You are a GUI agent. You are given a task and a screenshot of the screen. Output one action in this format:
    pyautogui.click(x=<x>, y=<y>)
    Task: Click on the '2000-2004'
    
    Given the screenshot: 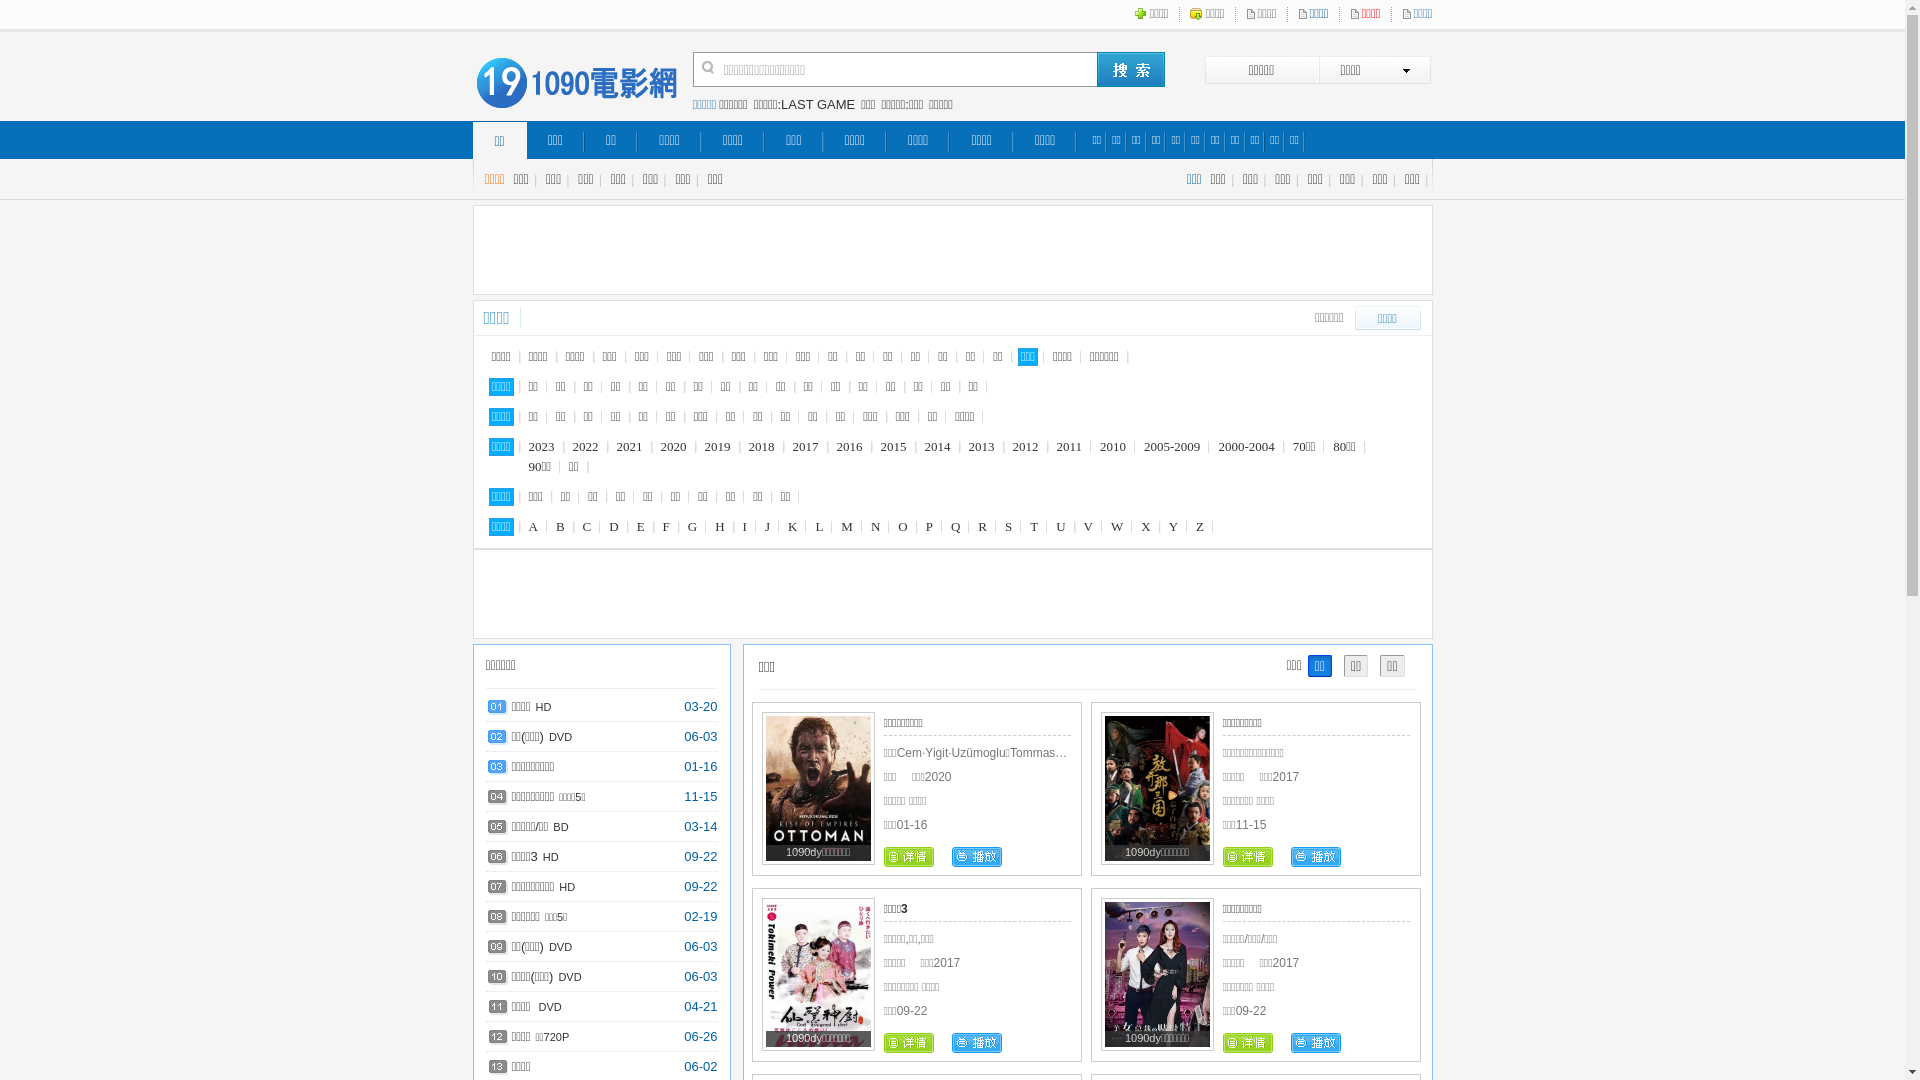 What is the action you would take?
    pyautogui.click(x=1245, y=446)
    